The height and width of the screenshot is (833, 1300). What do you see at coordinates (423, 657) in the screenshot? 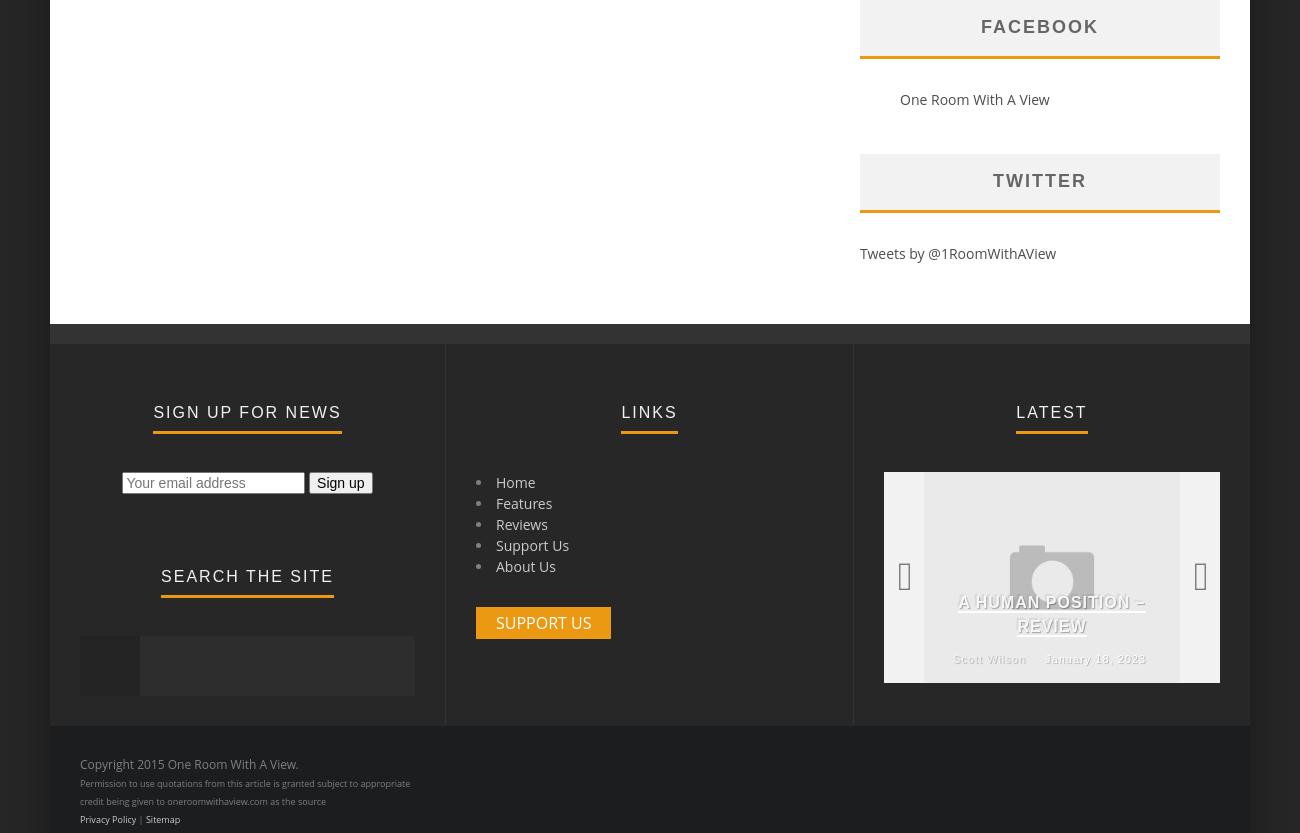
I see `'January 6, 2023'` at bounding box center [423, 657].